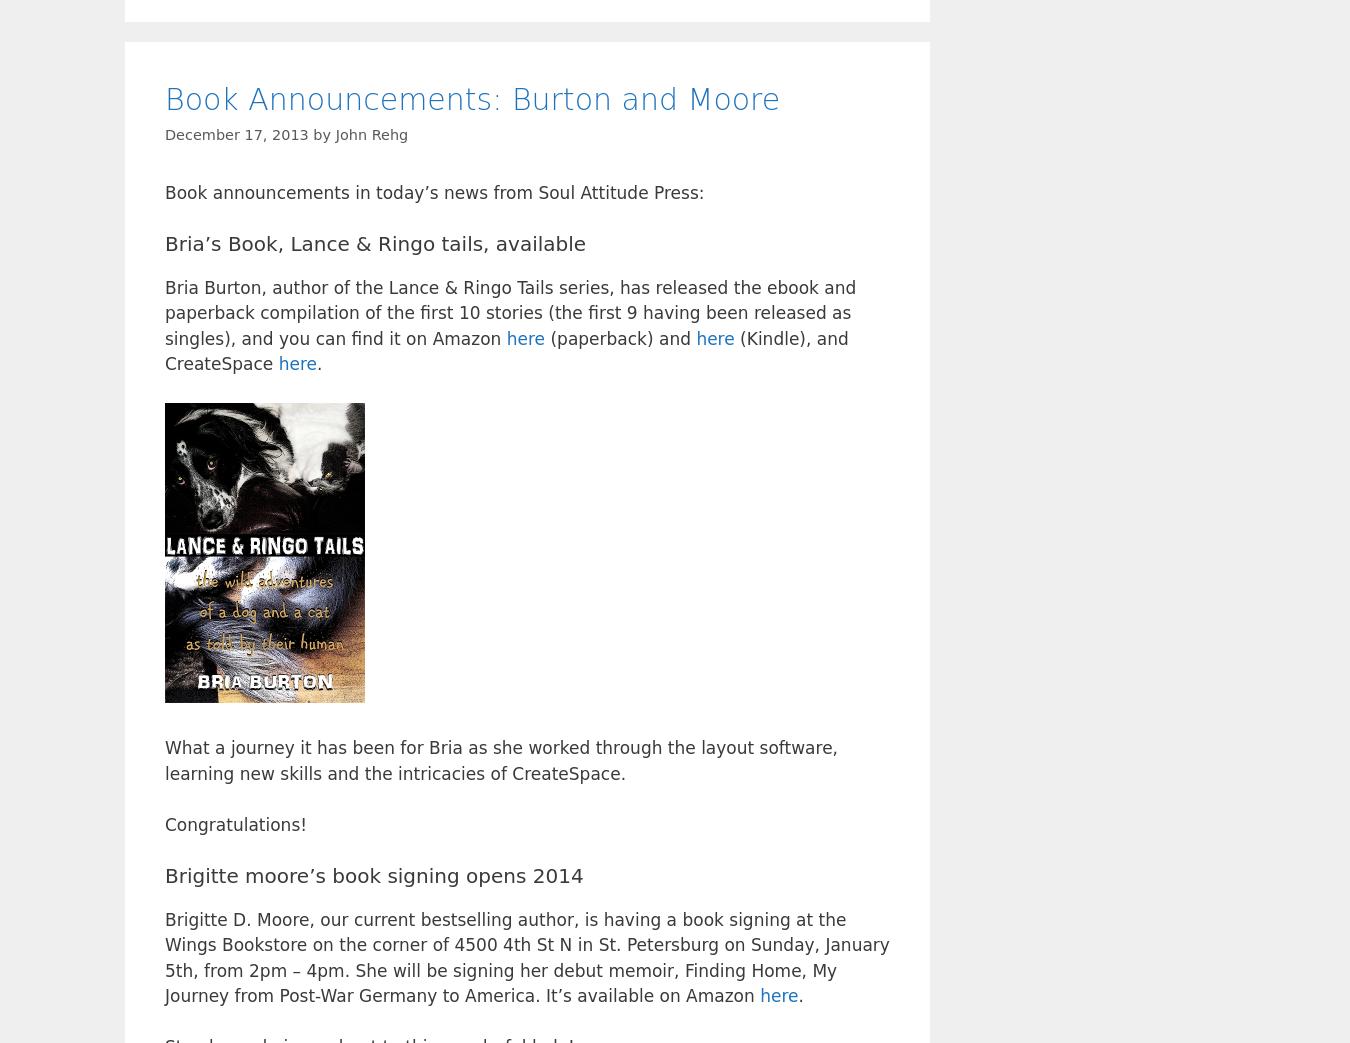 The image size is (1350, 1043). Describe the element at coordinates (434, 191) in the screenshot. I see `'Book announcements in today’s news from Soul Attitude Press:'` at that location.